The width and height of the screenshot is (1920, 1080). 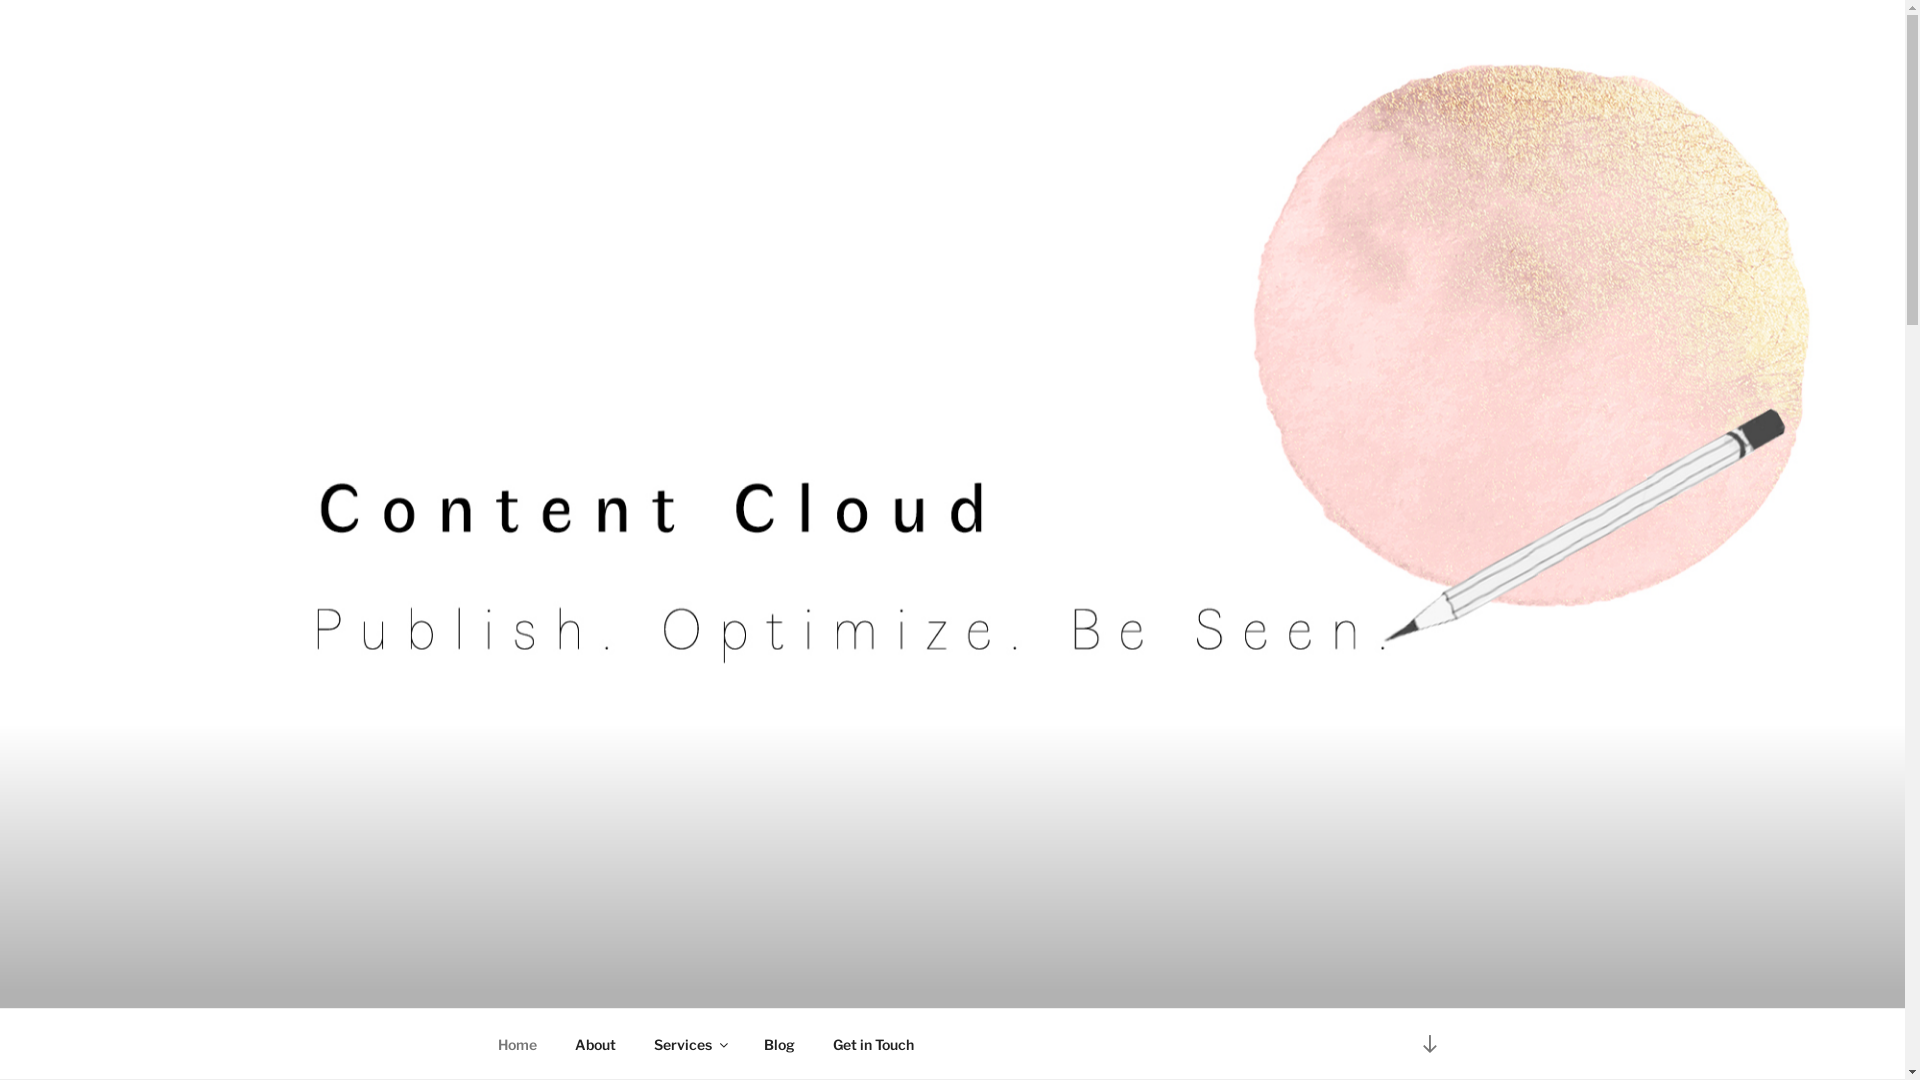 I want to click on 'Home', so click(x=517, y=1043).